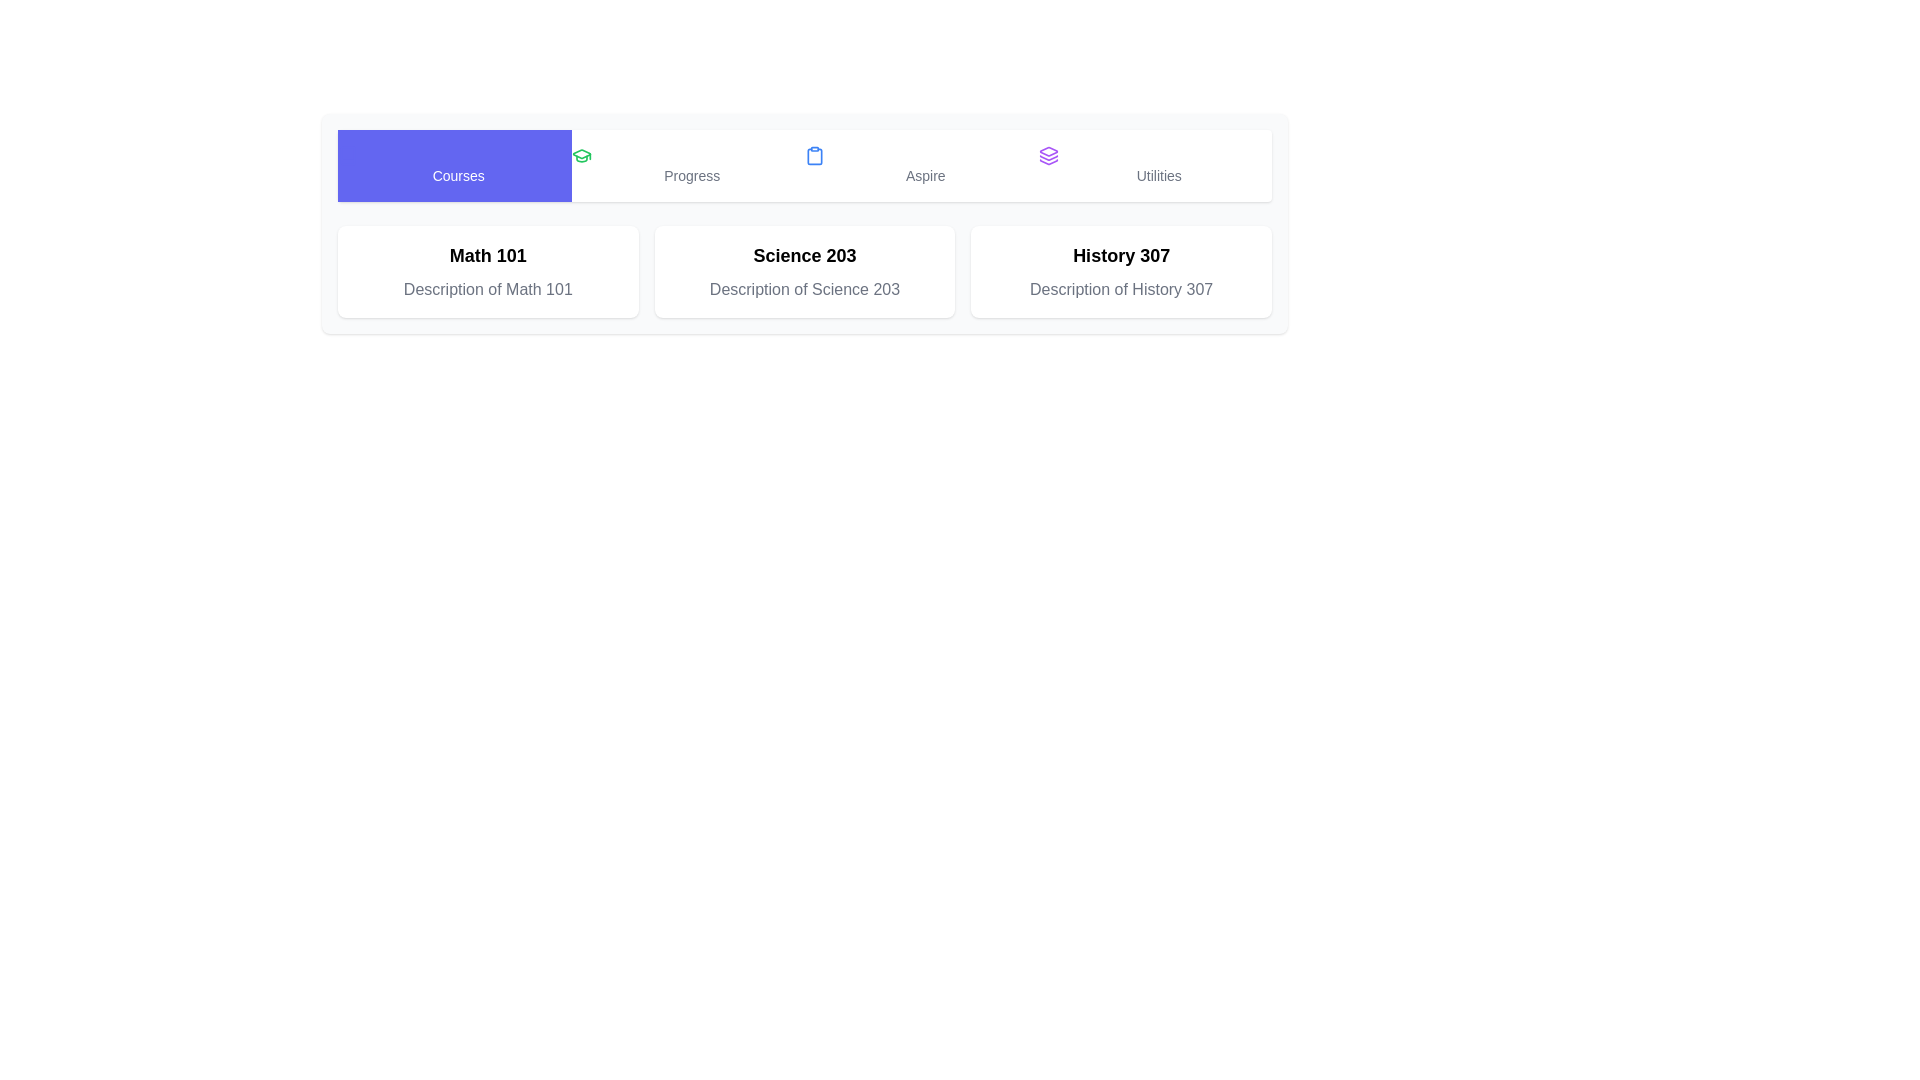 This screenshot has height=1080, width=1920. I want to click on the text label displaying 'Aspire' in a gray font, which is the fourth element in a horizontal sequence of navigation items, so click(924, 175).